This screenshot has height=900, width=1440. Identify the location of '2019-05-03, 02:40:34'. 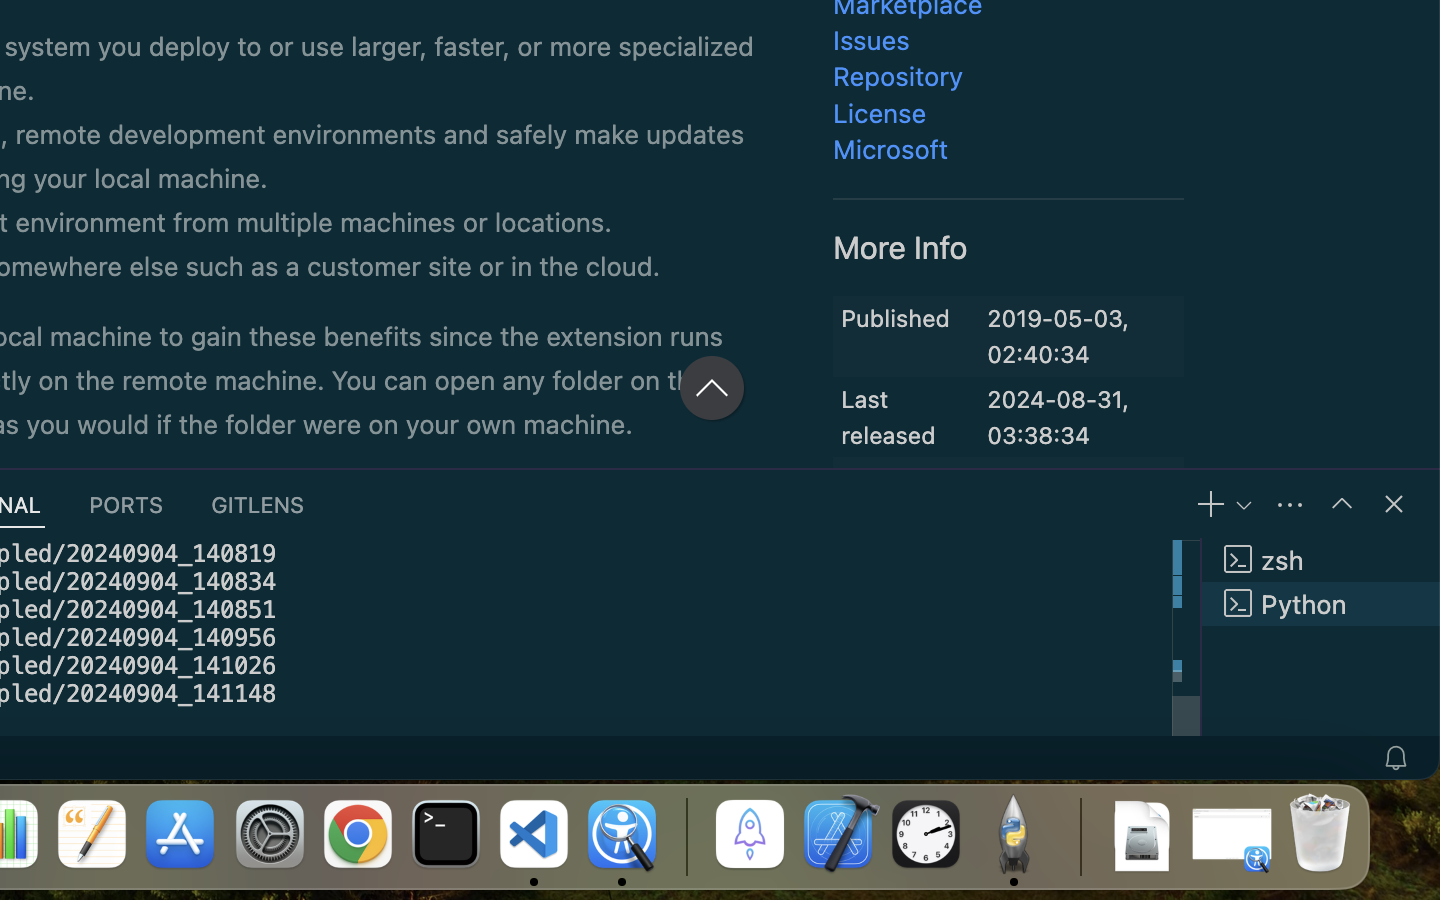
(1058, 335).